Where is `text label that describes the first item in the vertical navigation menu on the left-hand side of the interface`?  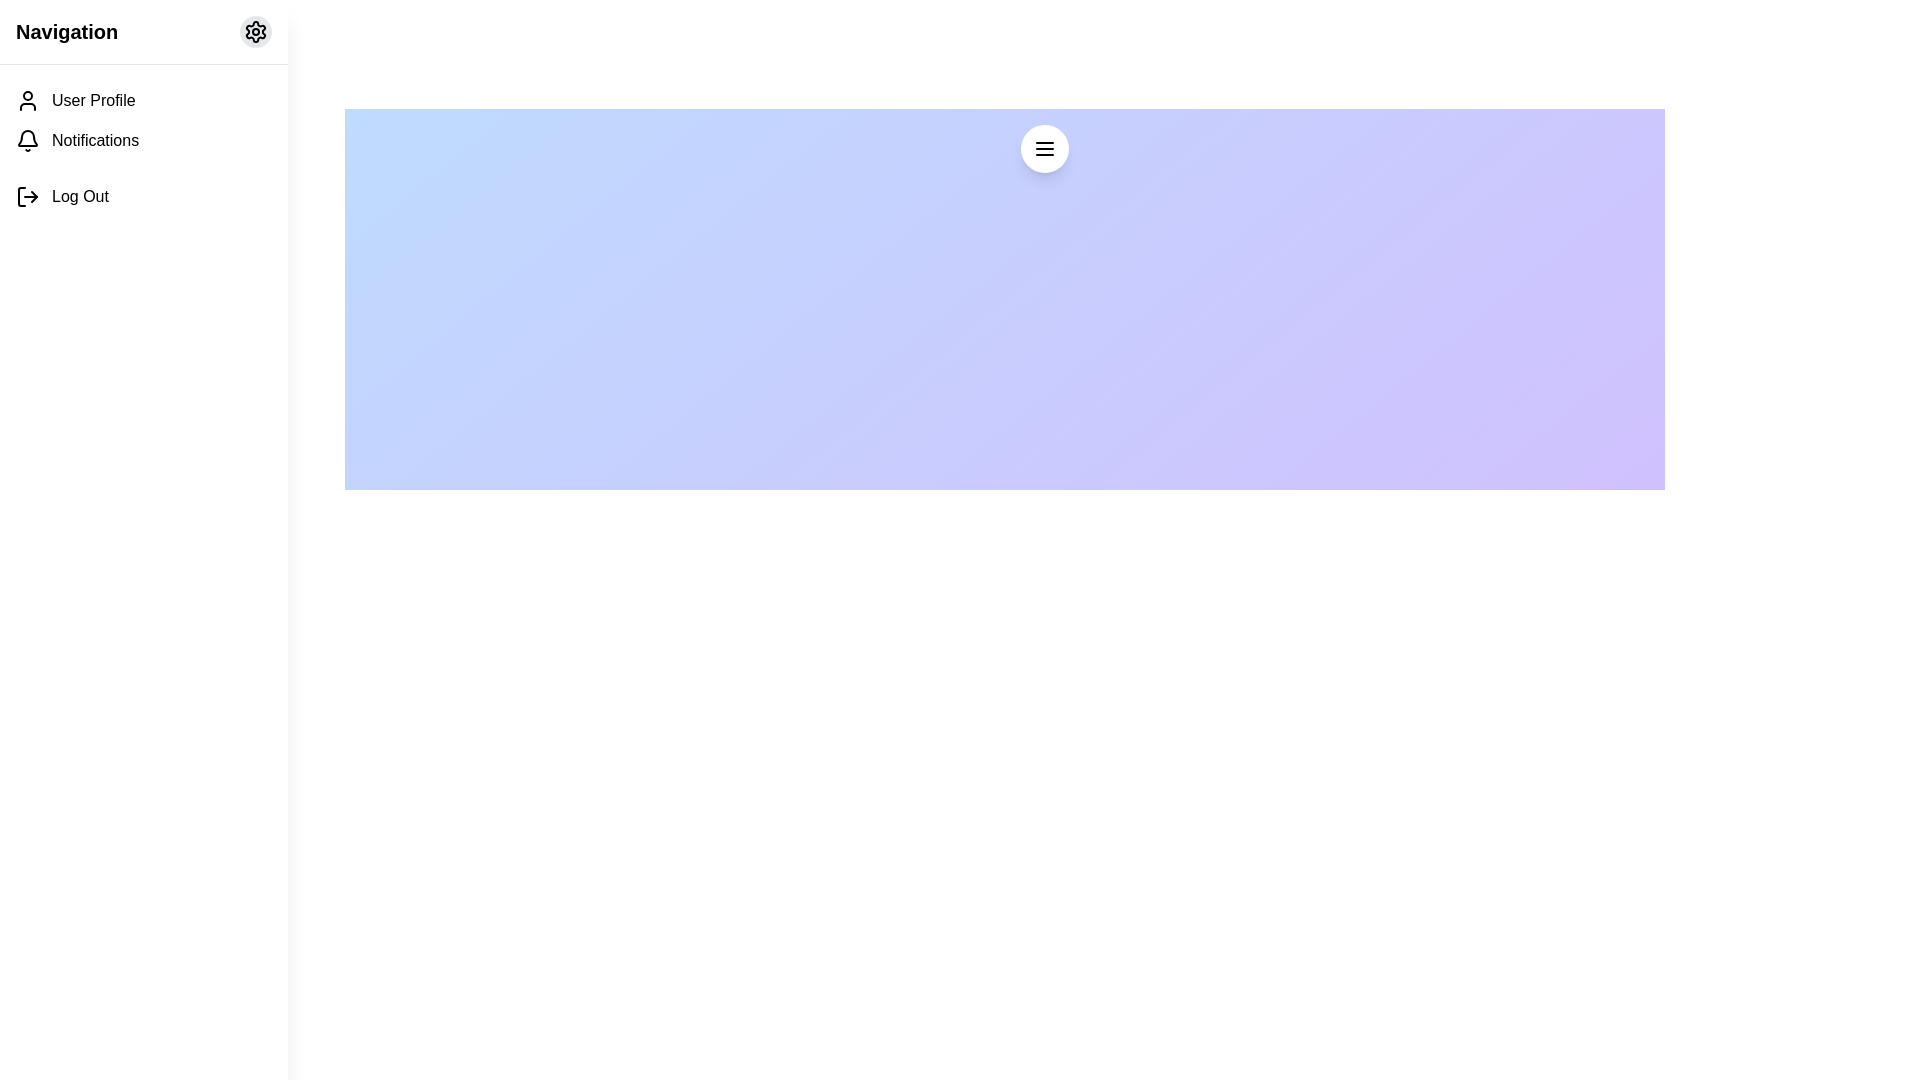
text label that describes the first item in the vertical navigation menu on the left-hand side of the interface is located at coordinates (92, 100).